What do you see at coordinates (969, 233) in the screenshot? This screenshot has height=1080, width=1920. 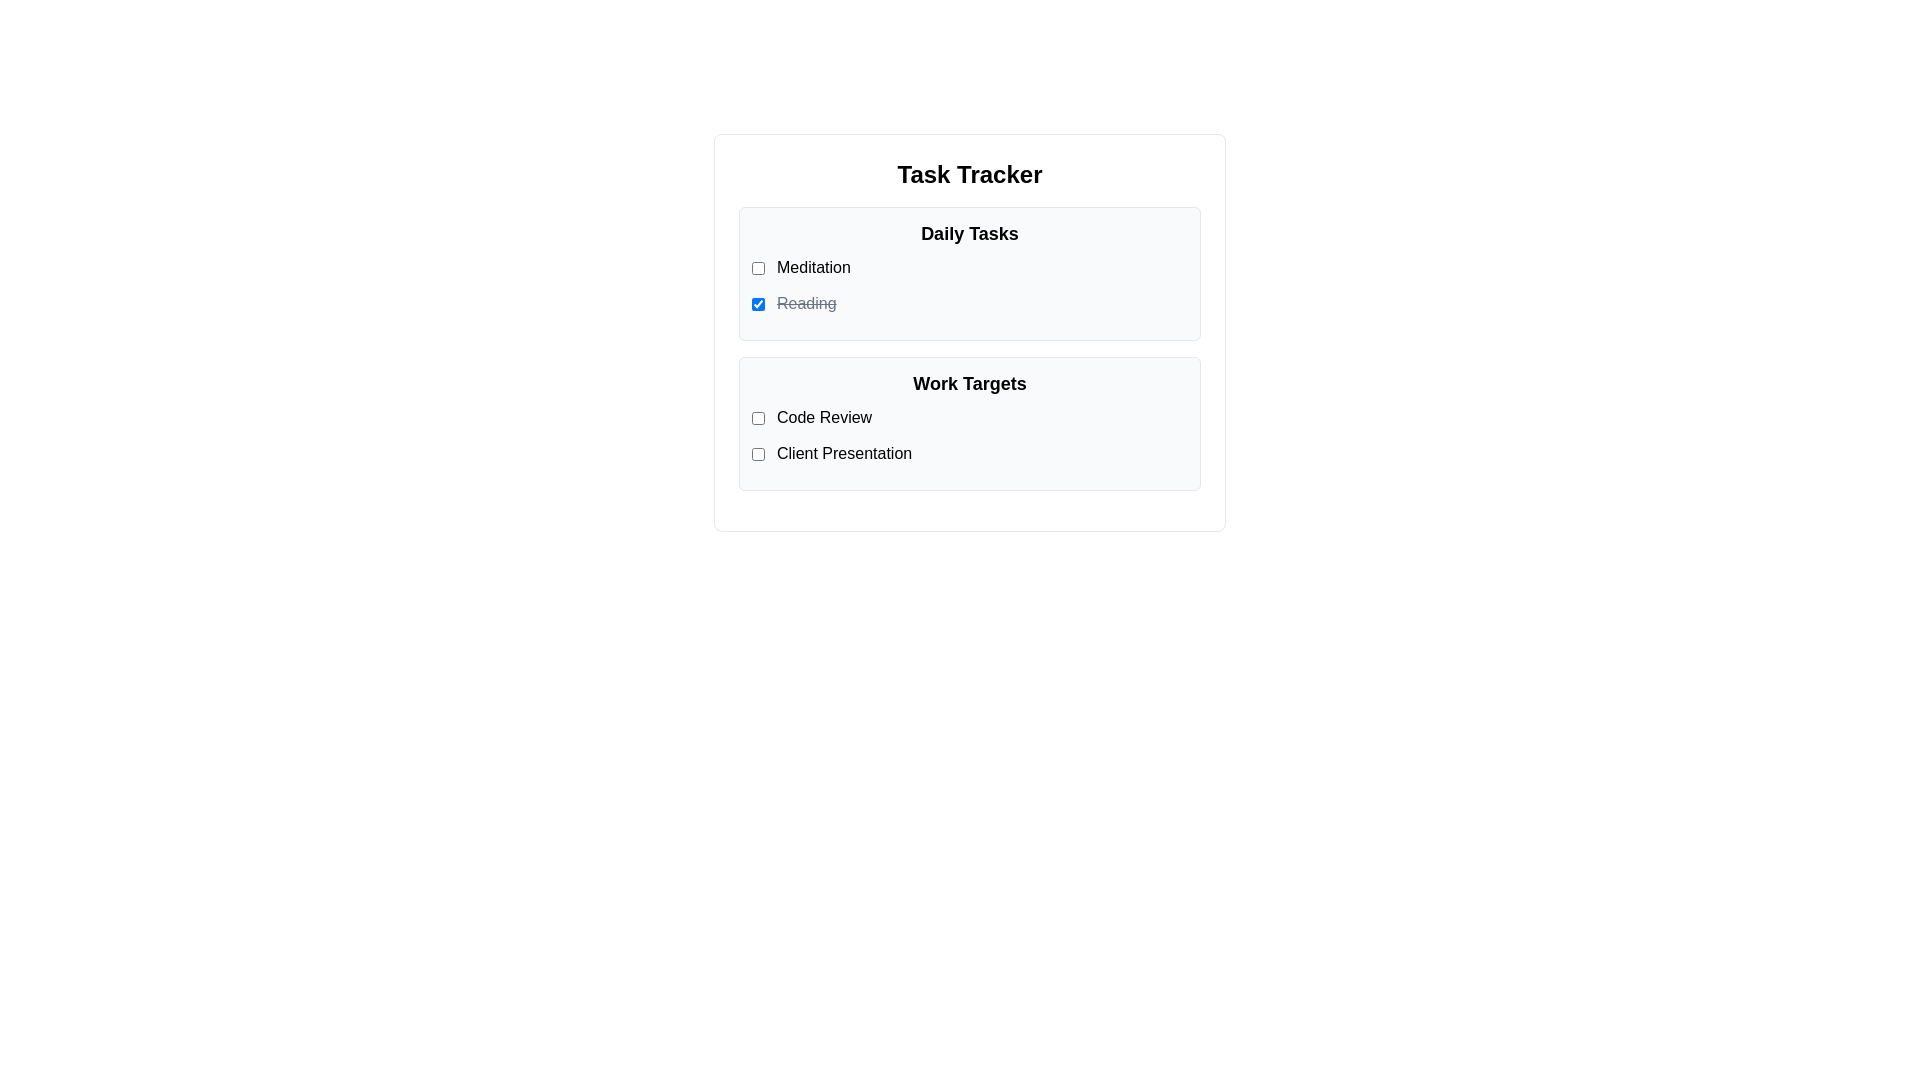 I see `the 'Daily Tasks' text label that displays the text in bold and larger font size, positioned at the top of its section above the list items 'Meditation' and 'Reading'` at bounding box center [969, 233].